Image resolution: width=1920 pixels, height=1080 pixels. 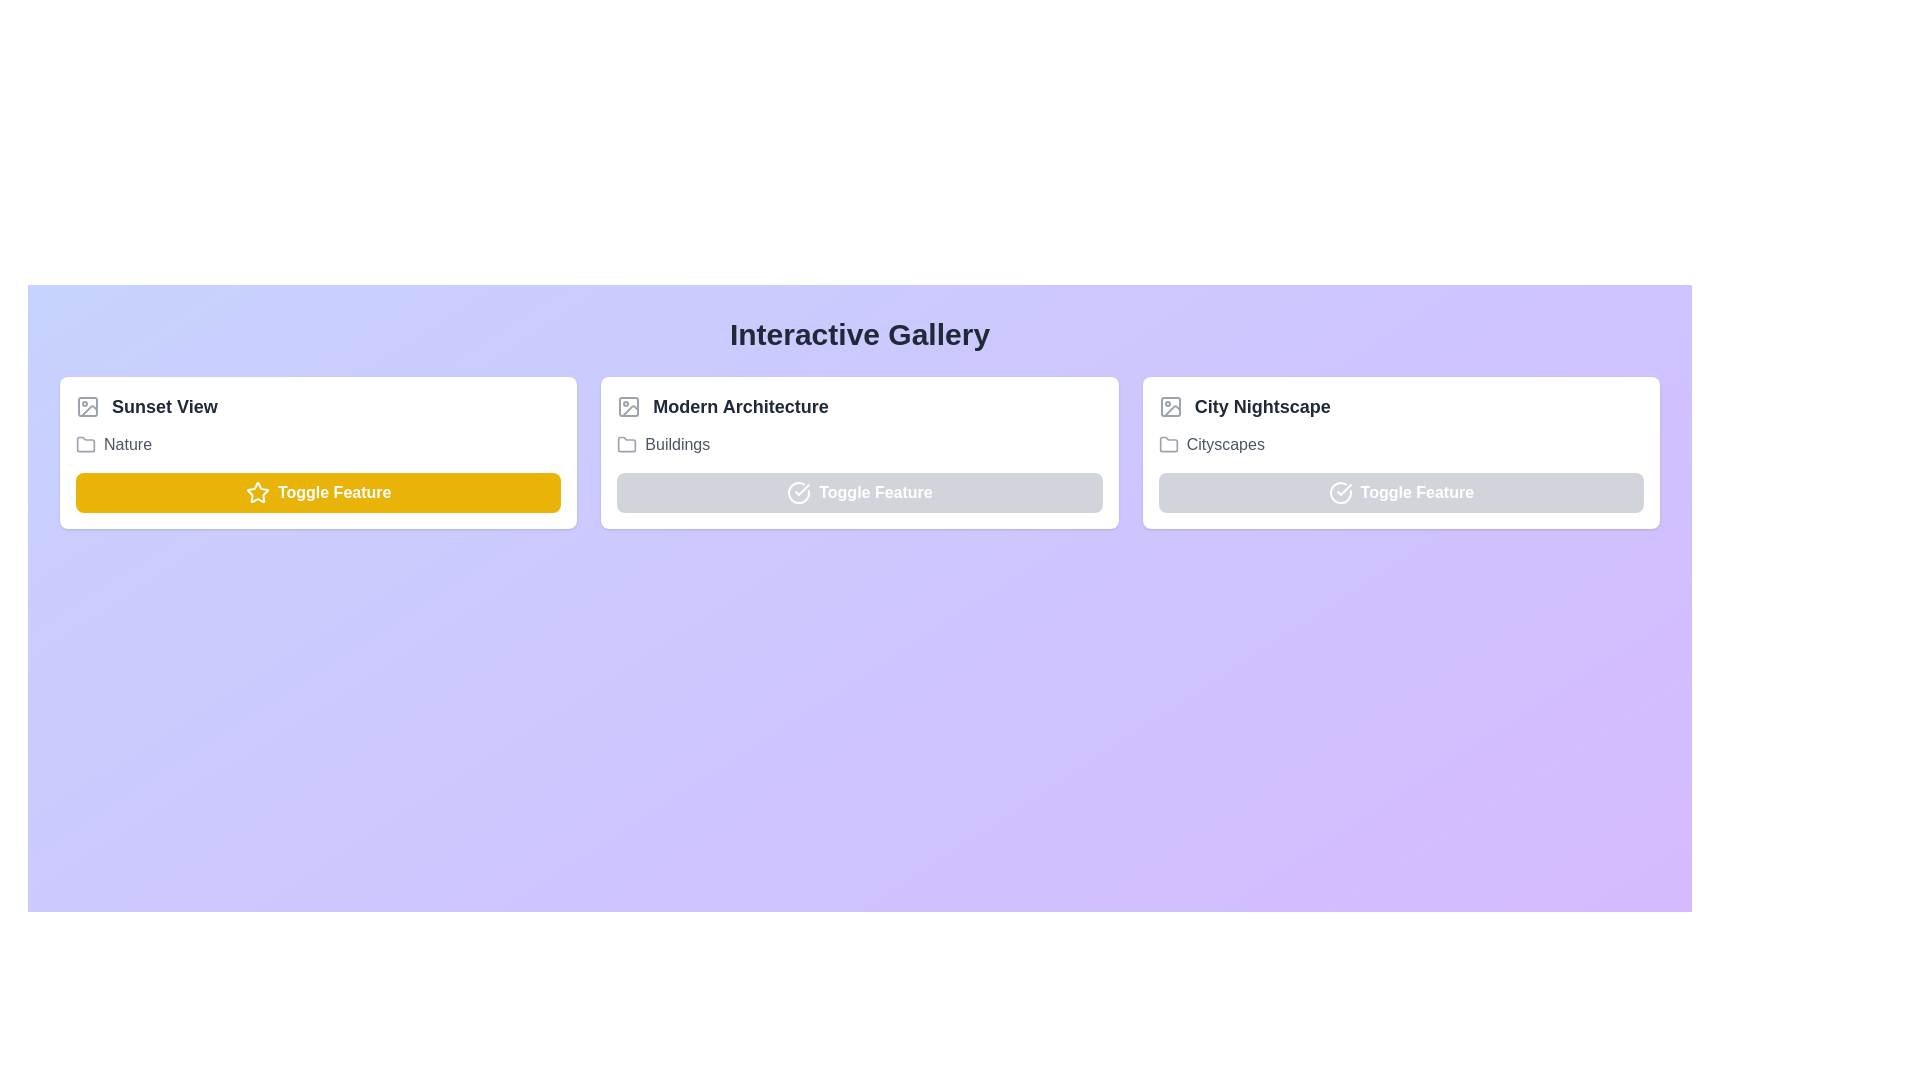 What do you see at coordinates (1168, 443) in the screenshot?
I see `the gray folder icon that represents 'Cityscapes', which is located in the third card of the displayed cards` at bounding box center [1168, 443].